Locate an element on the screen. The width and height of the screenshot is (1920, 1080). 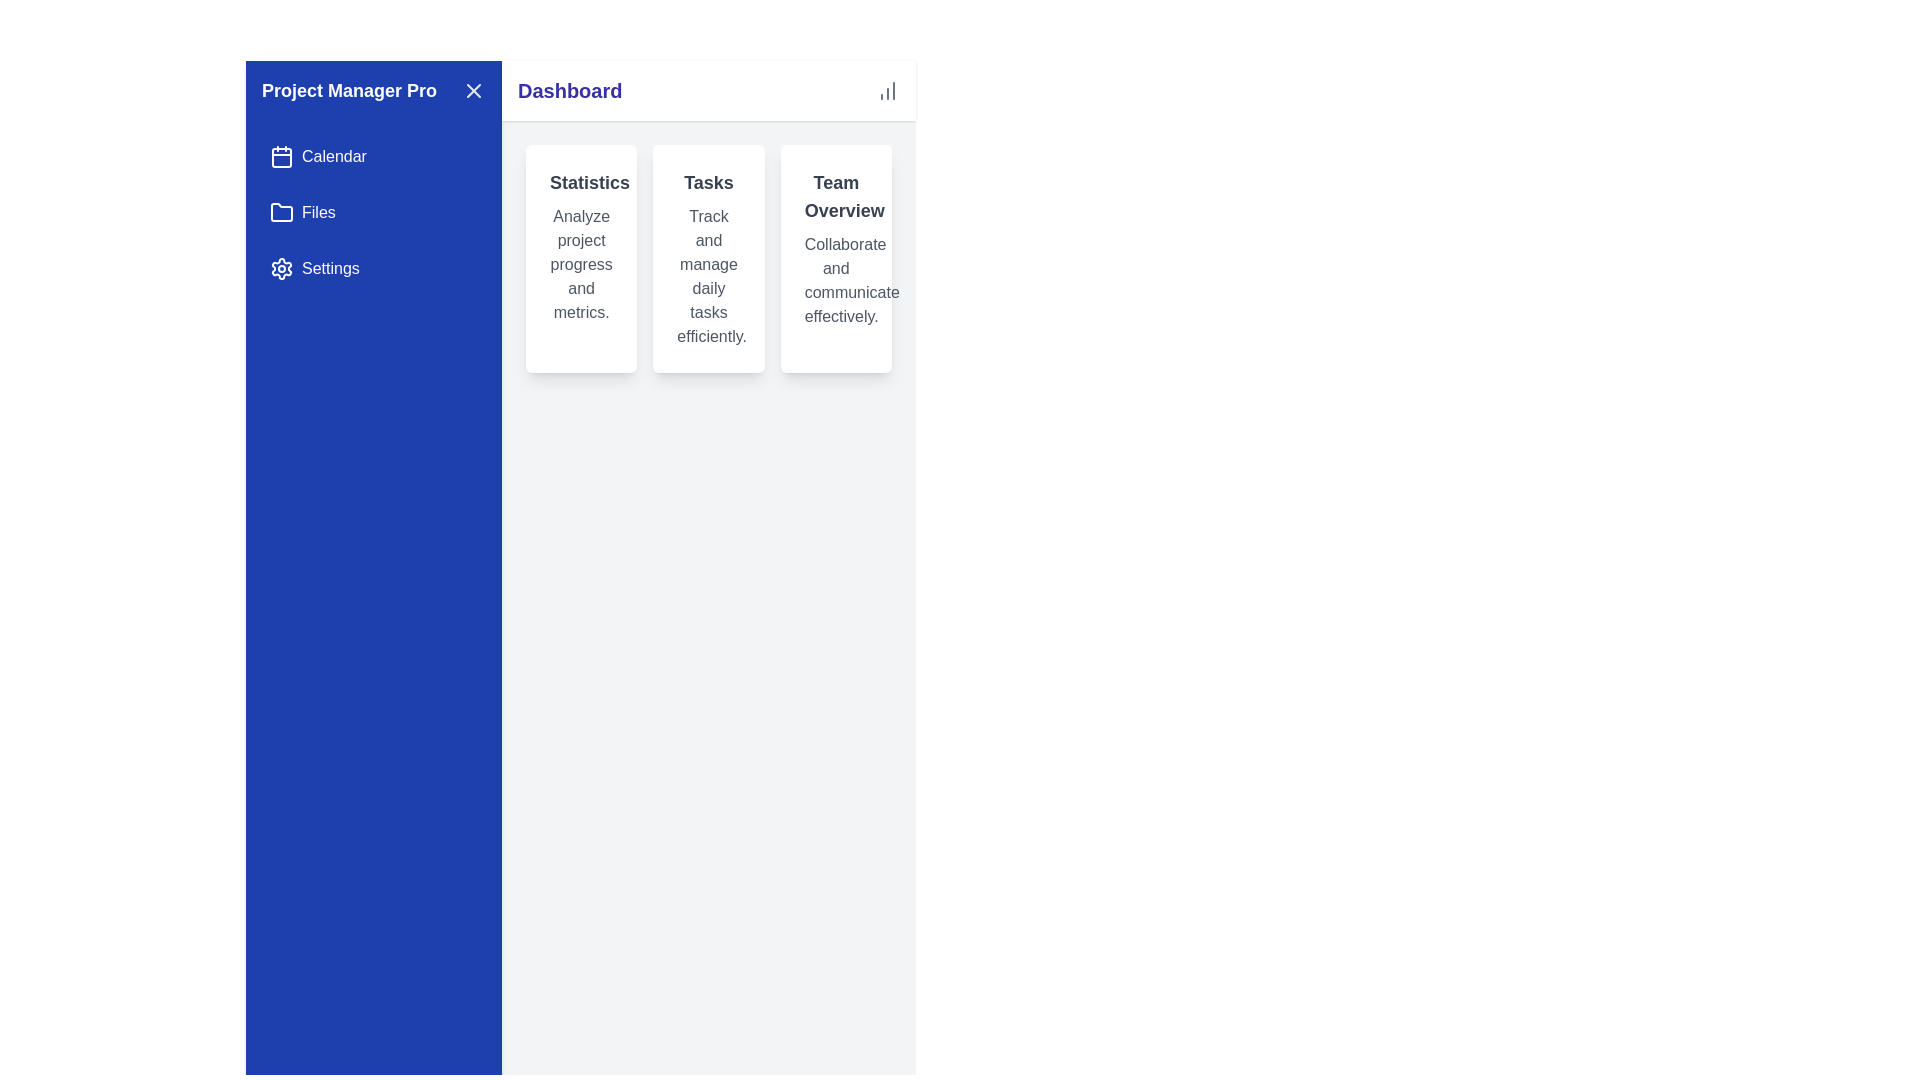
the close icon button represented by an 'X' shape located on the top right of the sidebar header section next to 'Project Manager Pro' is located at coordinates (473, 91).